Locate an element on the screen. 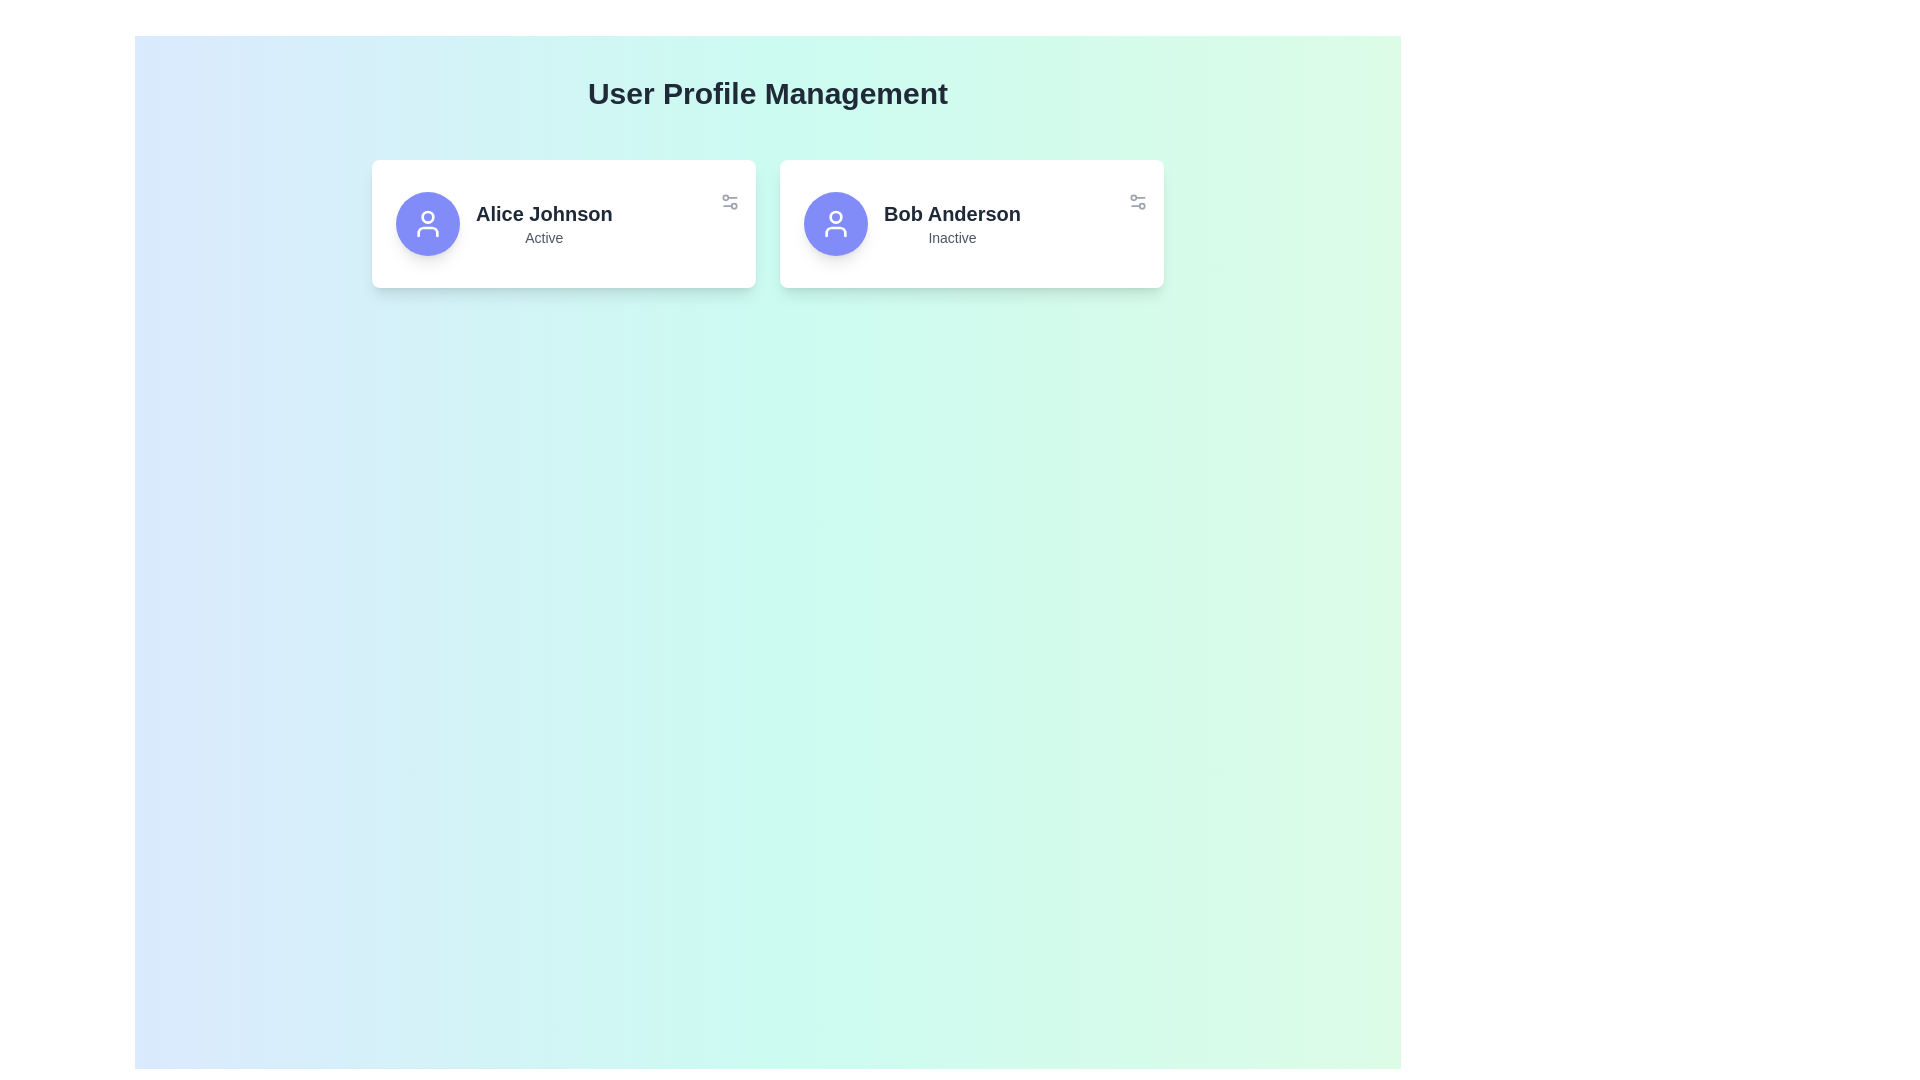 The image size is (1920, 1080). the text display component showing 'Alice Johnson' and 'Active' is located at coordinates (544, 223).